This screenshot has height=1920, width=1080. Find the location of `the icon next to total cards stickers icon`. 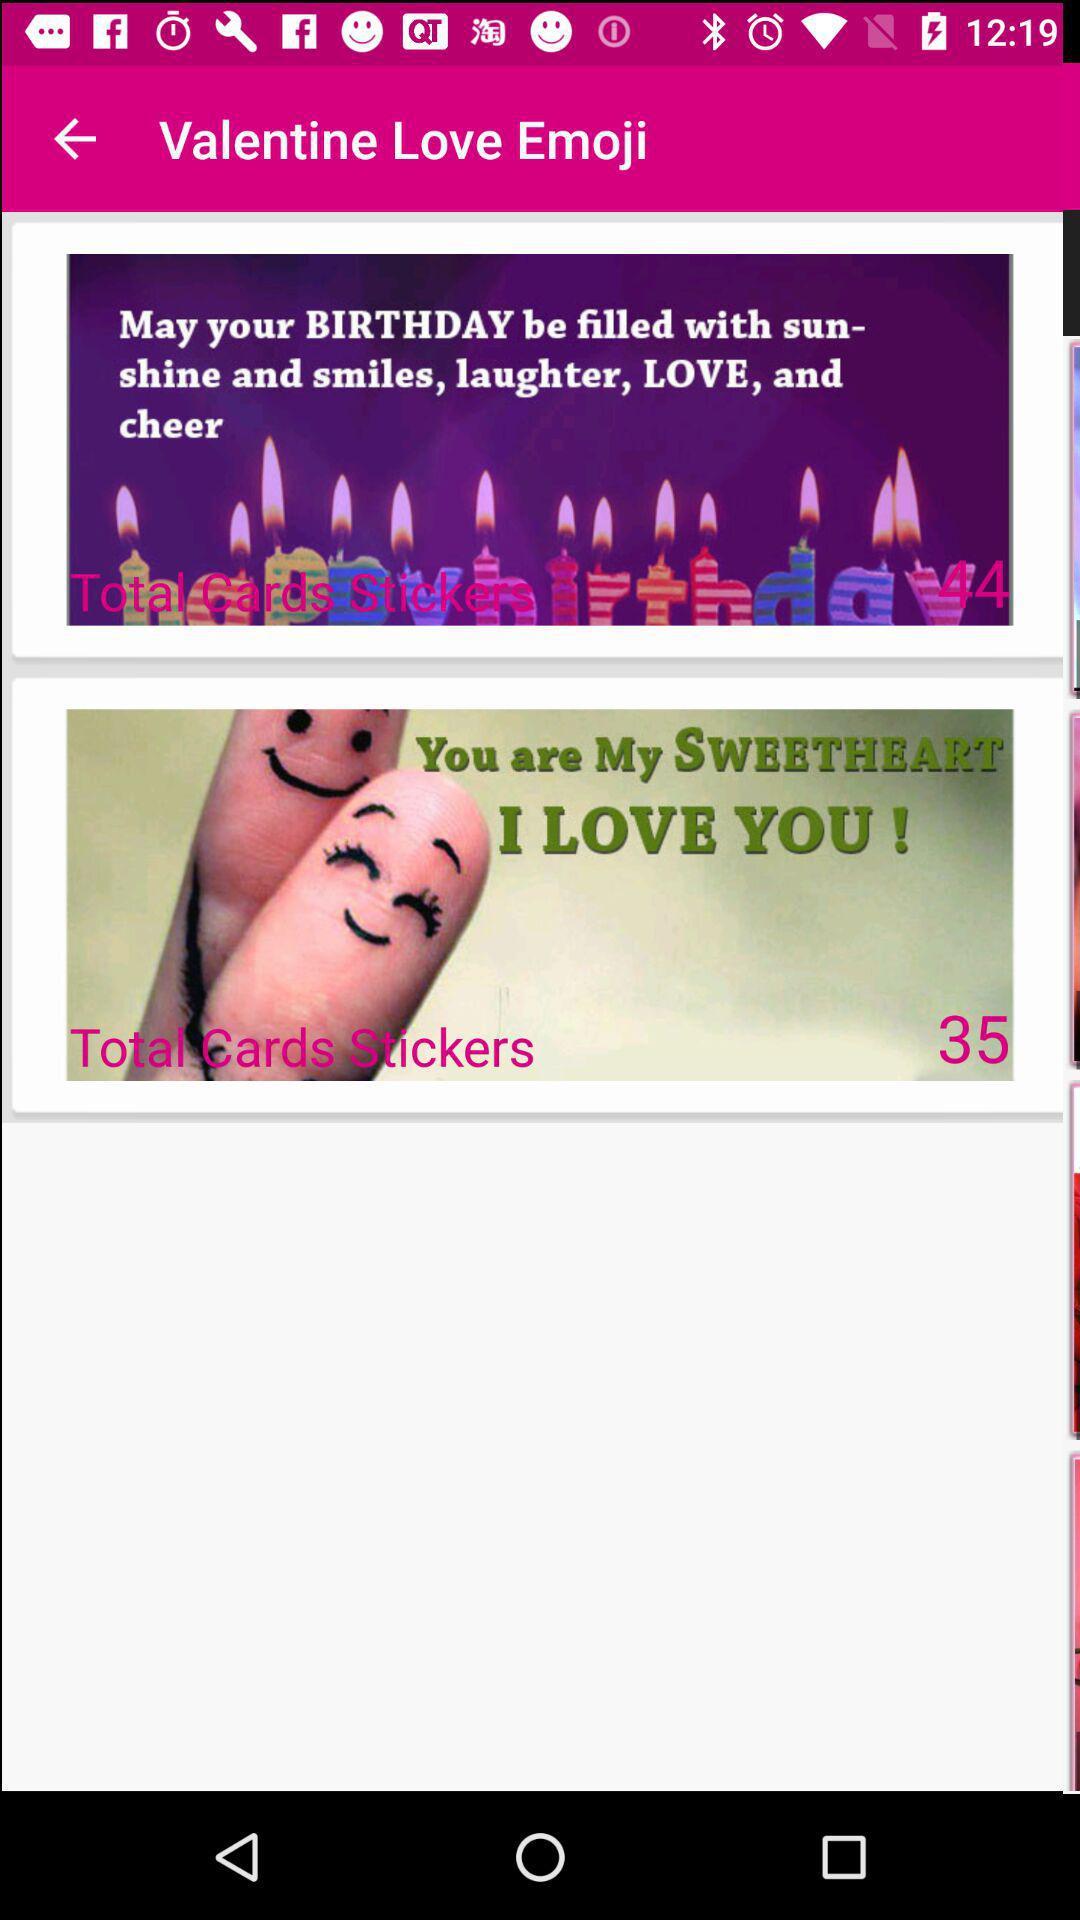

the icon next to total cards stickers icon is located at coordinates (974, 579).